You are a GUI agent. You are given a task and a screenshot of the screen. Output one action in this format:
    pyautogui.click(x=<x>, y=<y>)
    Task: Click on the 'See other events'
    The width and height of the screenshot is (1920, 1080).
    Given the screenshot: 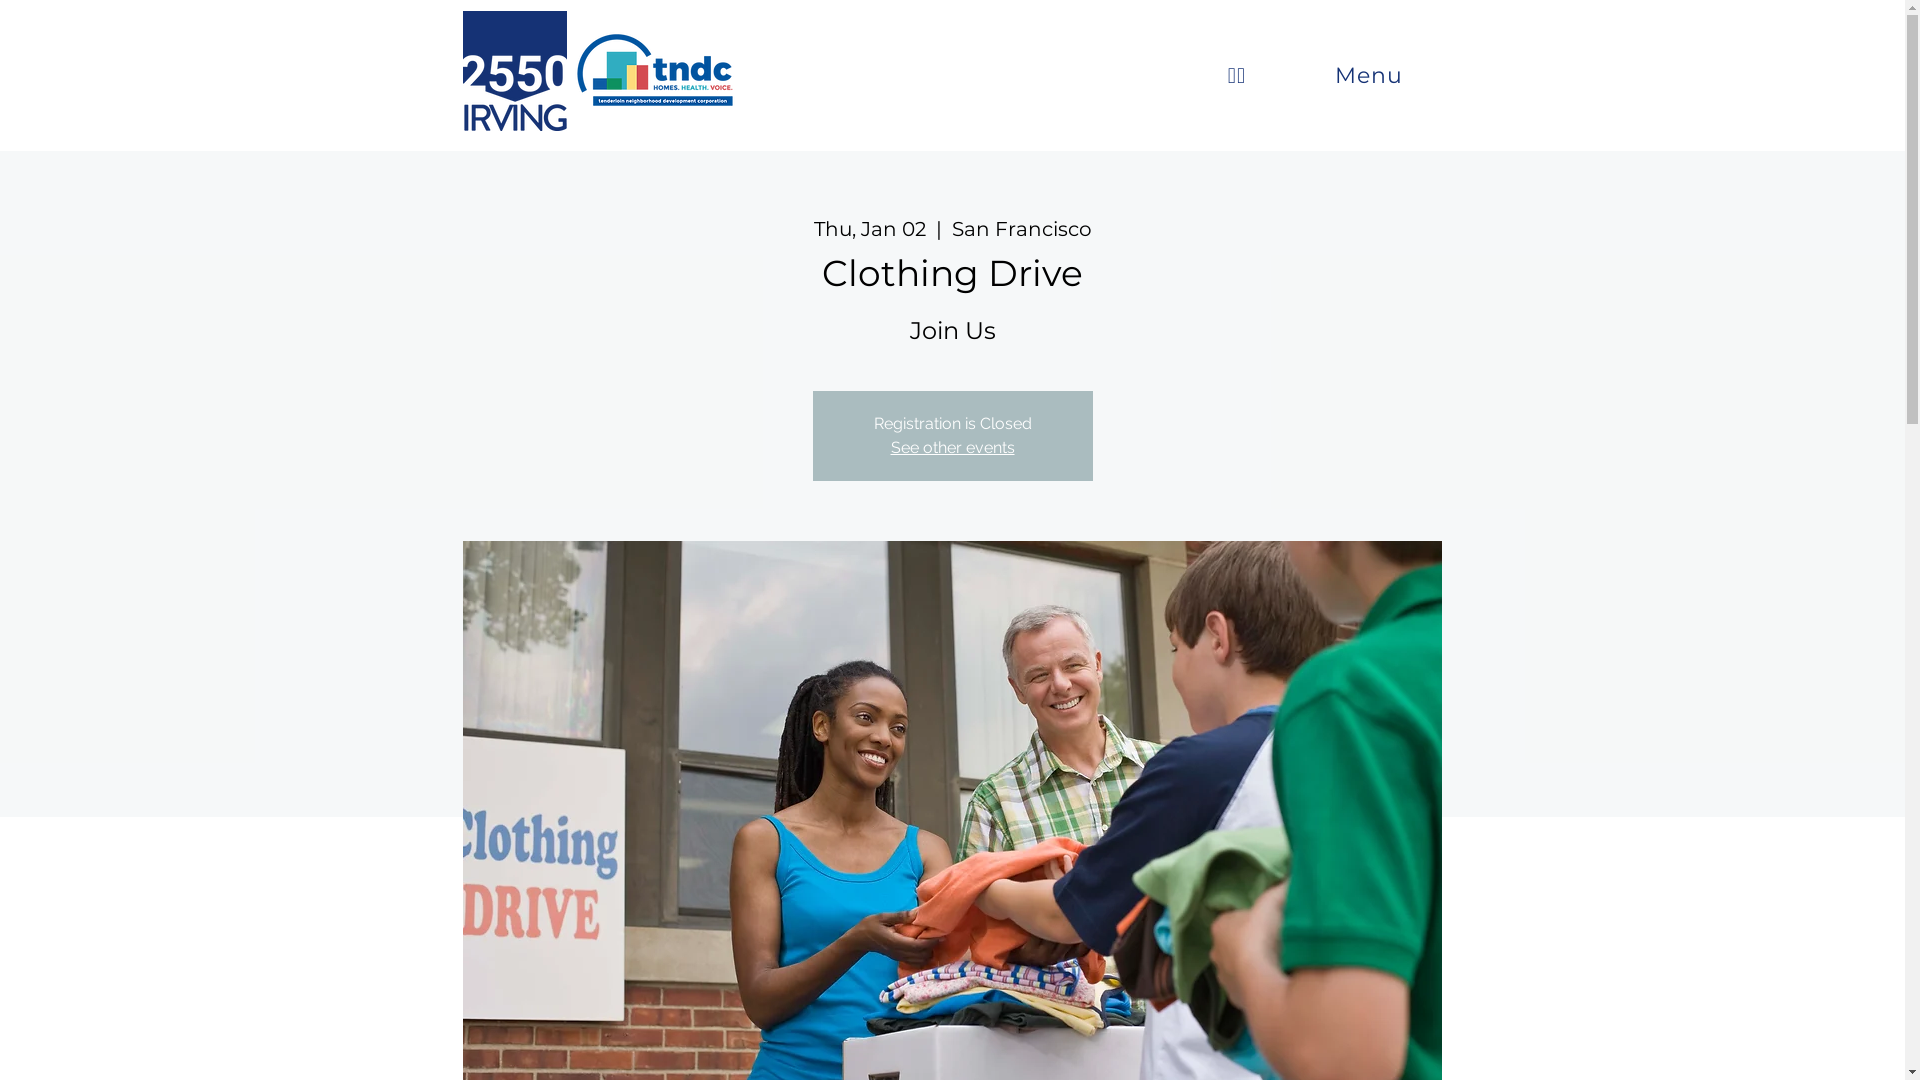 What is the action you would take?
    pyautogui.click(x=950, y=446)
    